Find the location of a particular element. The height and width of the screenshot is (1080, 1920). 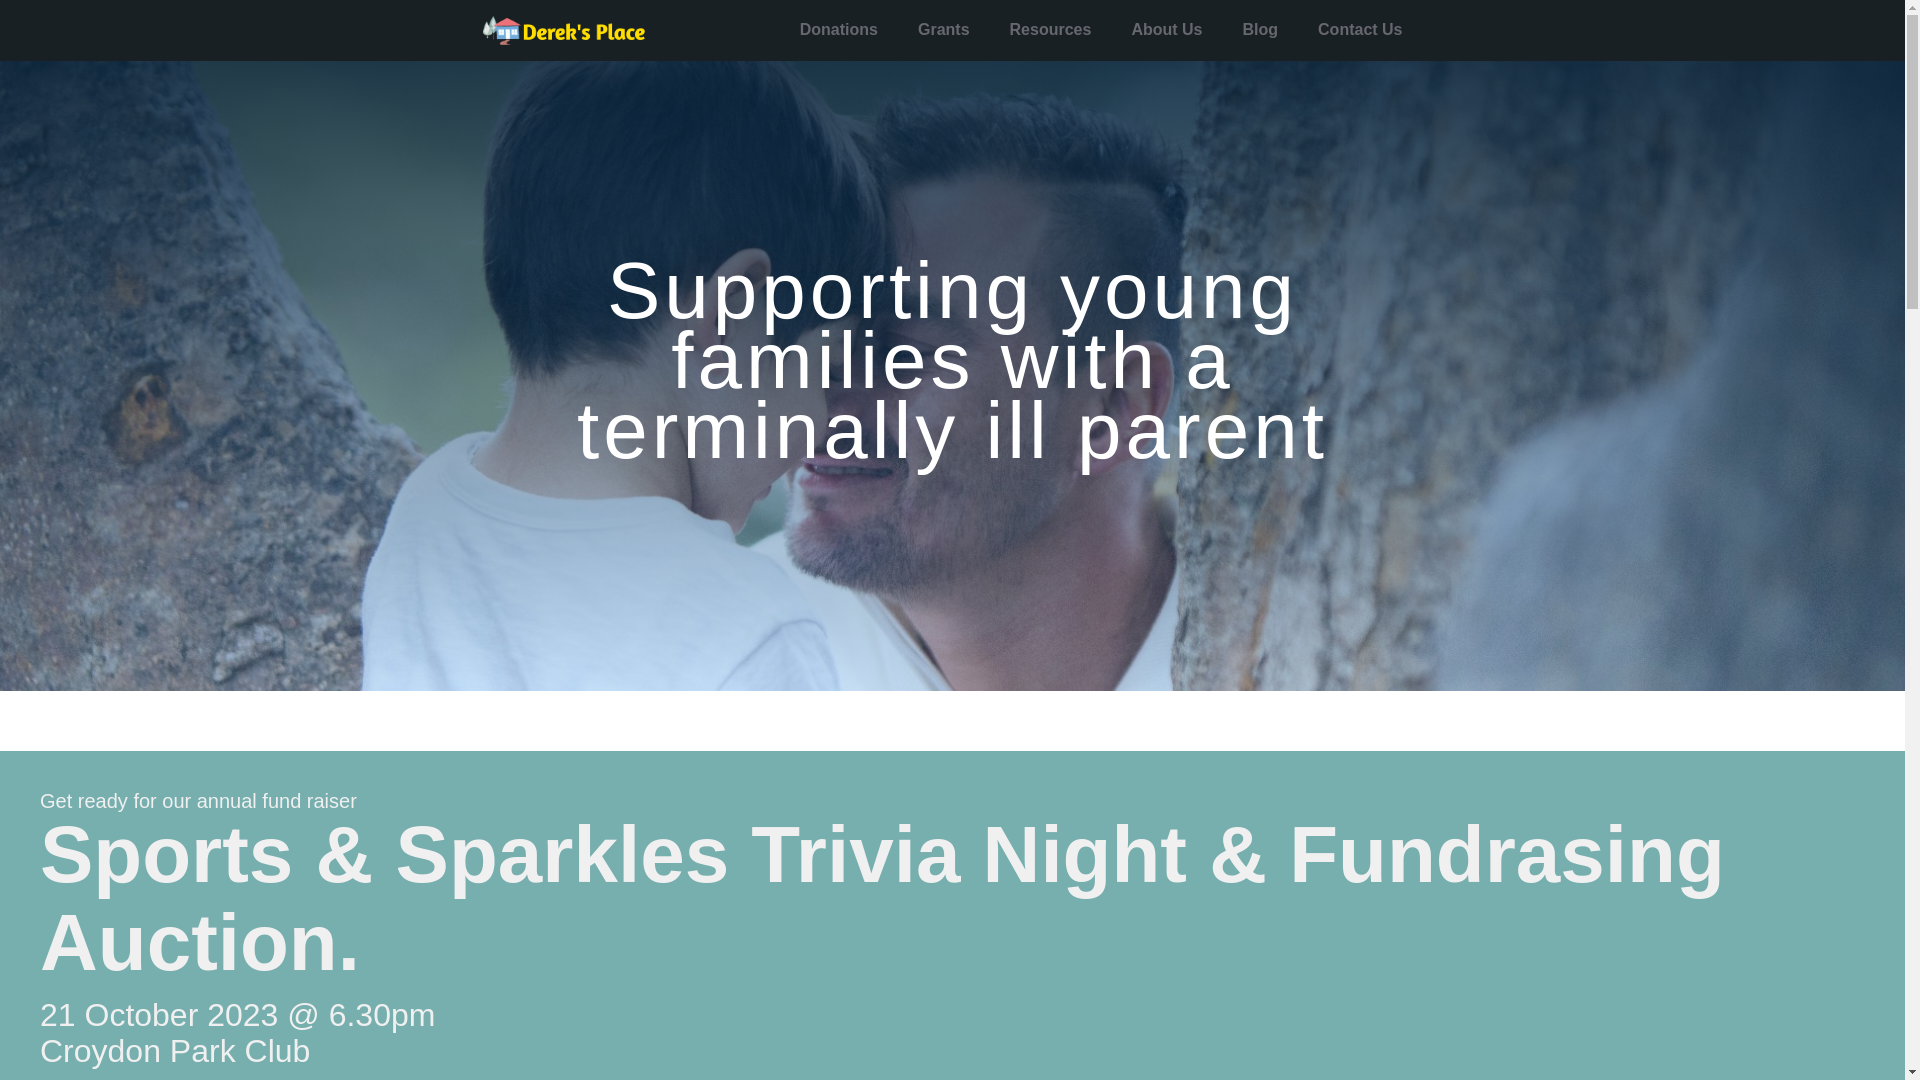

'Contact Us' is located at coordinates (1359, 30).